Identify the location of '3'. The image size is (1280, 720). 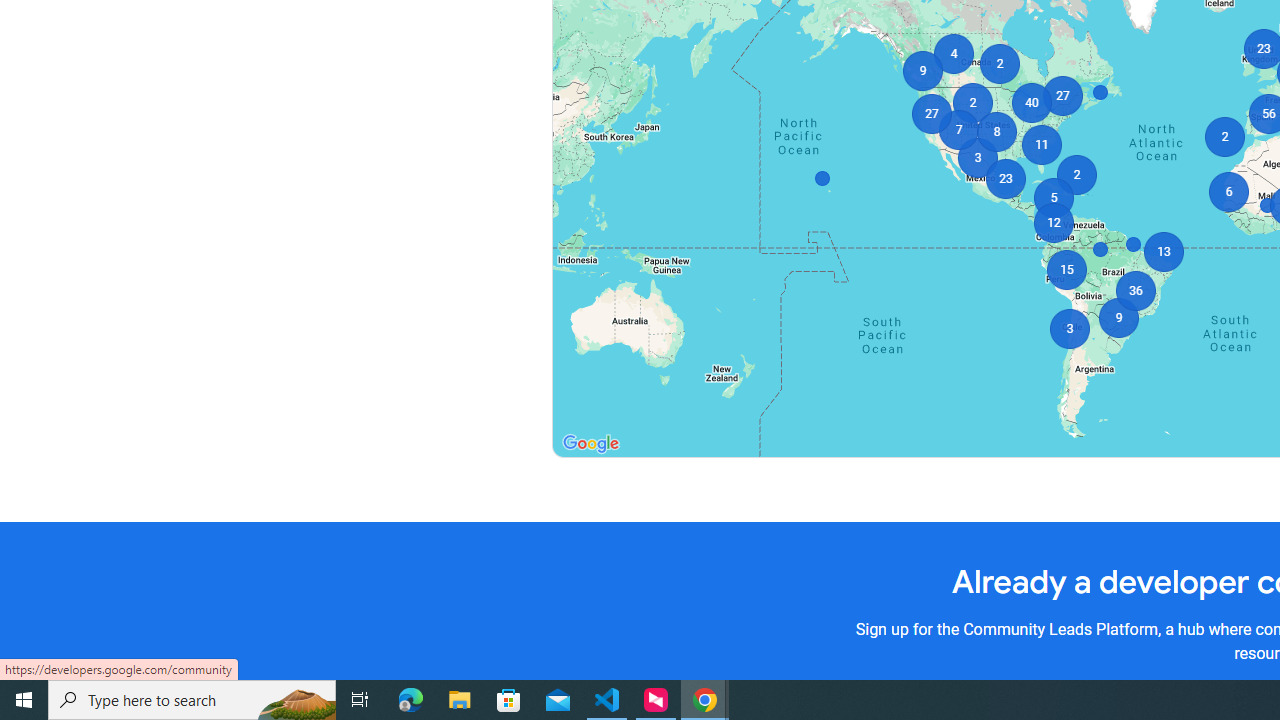
(1069, 328).